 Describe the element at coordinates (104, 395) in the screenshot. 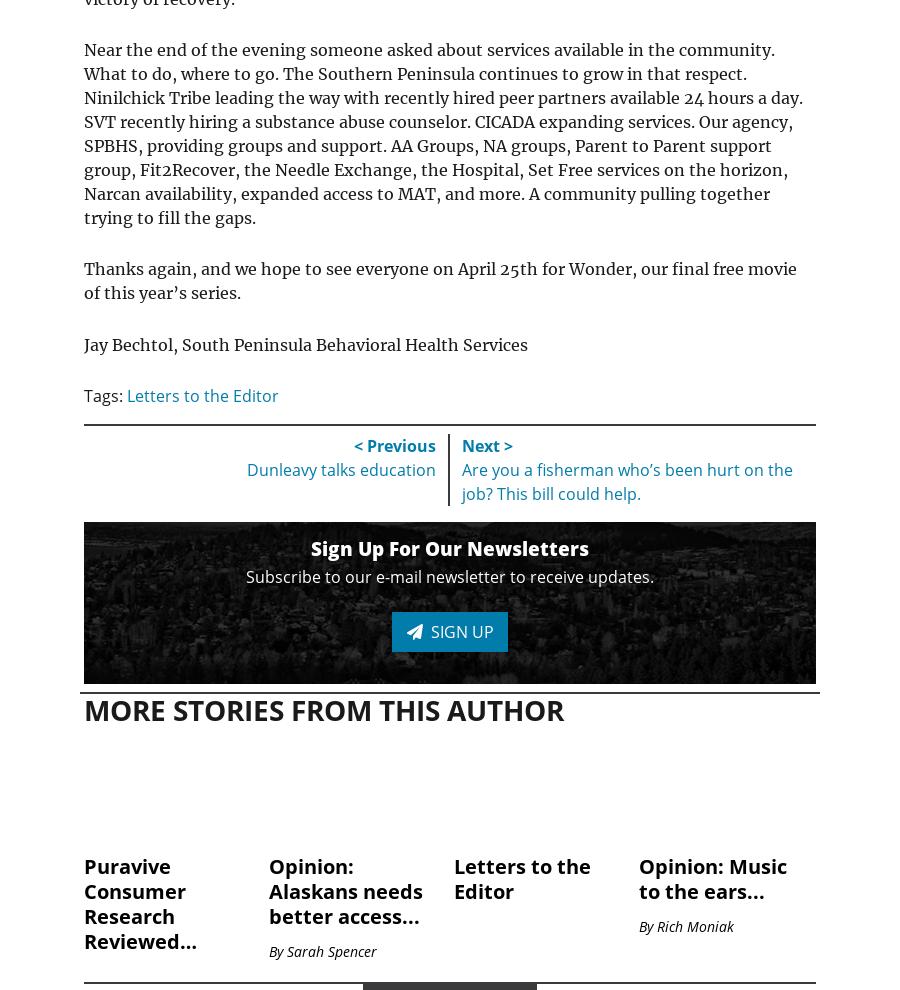

I see `'Tags:'` at that location.